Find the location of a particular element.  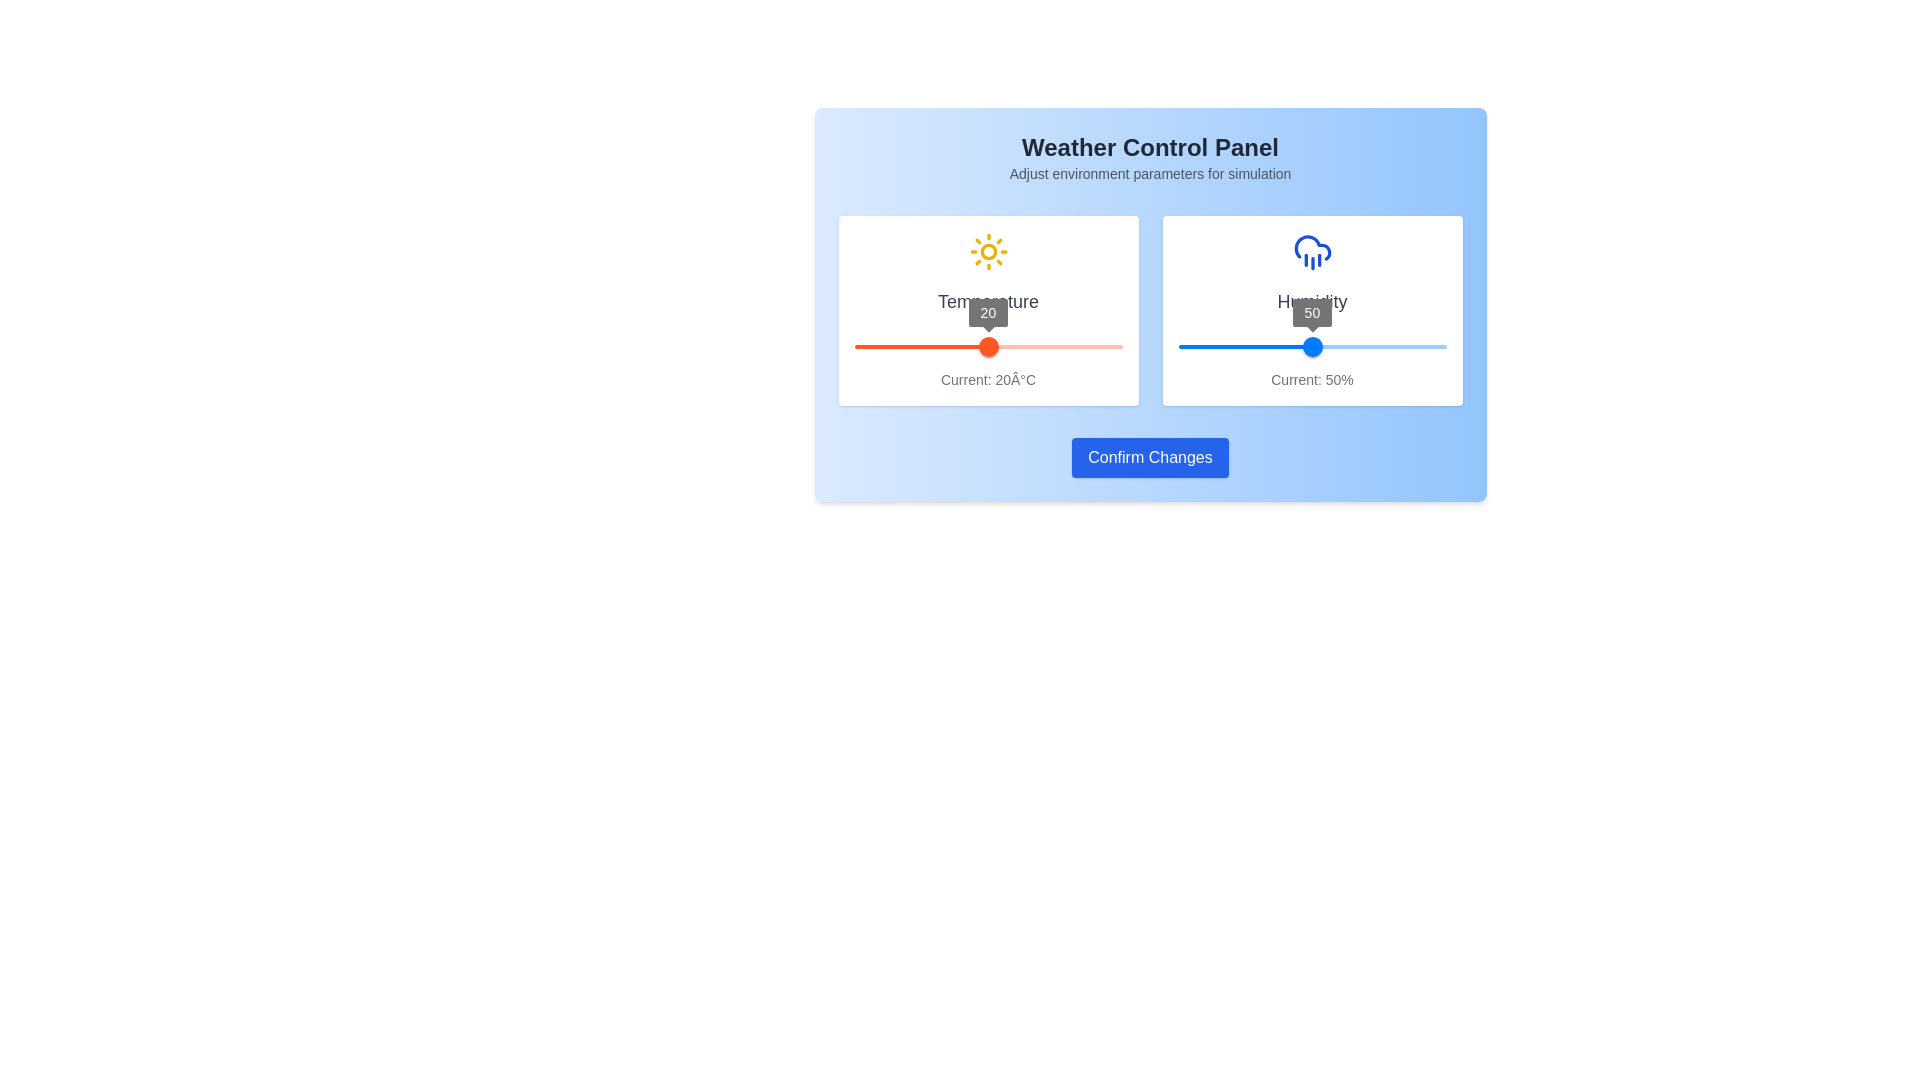

the temperature slider is located at coordinates (1039, 346).